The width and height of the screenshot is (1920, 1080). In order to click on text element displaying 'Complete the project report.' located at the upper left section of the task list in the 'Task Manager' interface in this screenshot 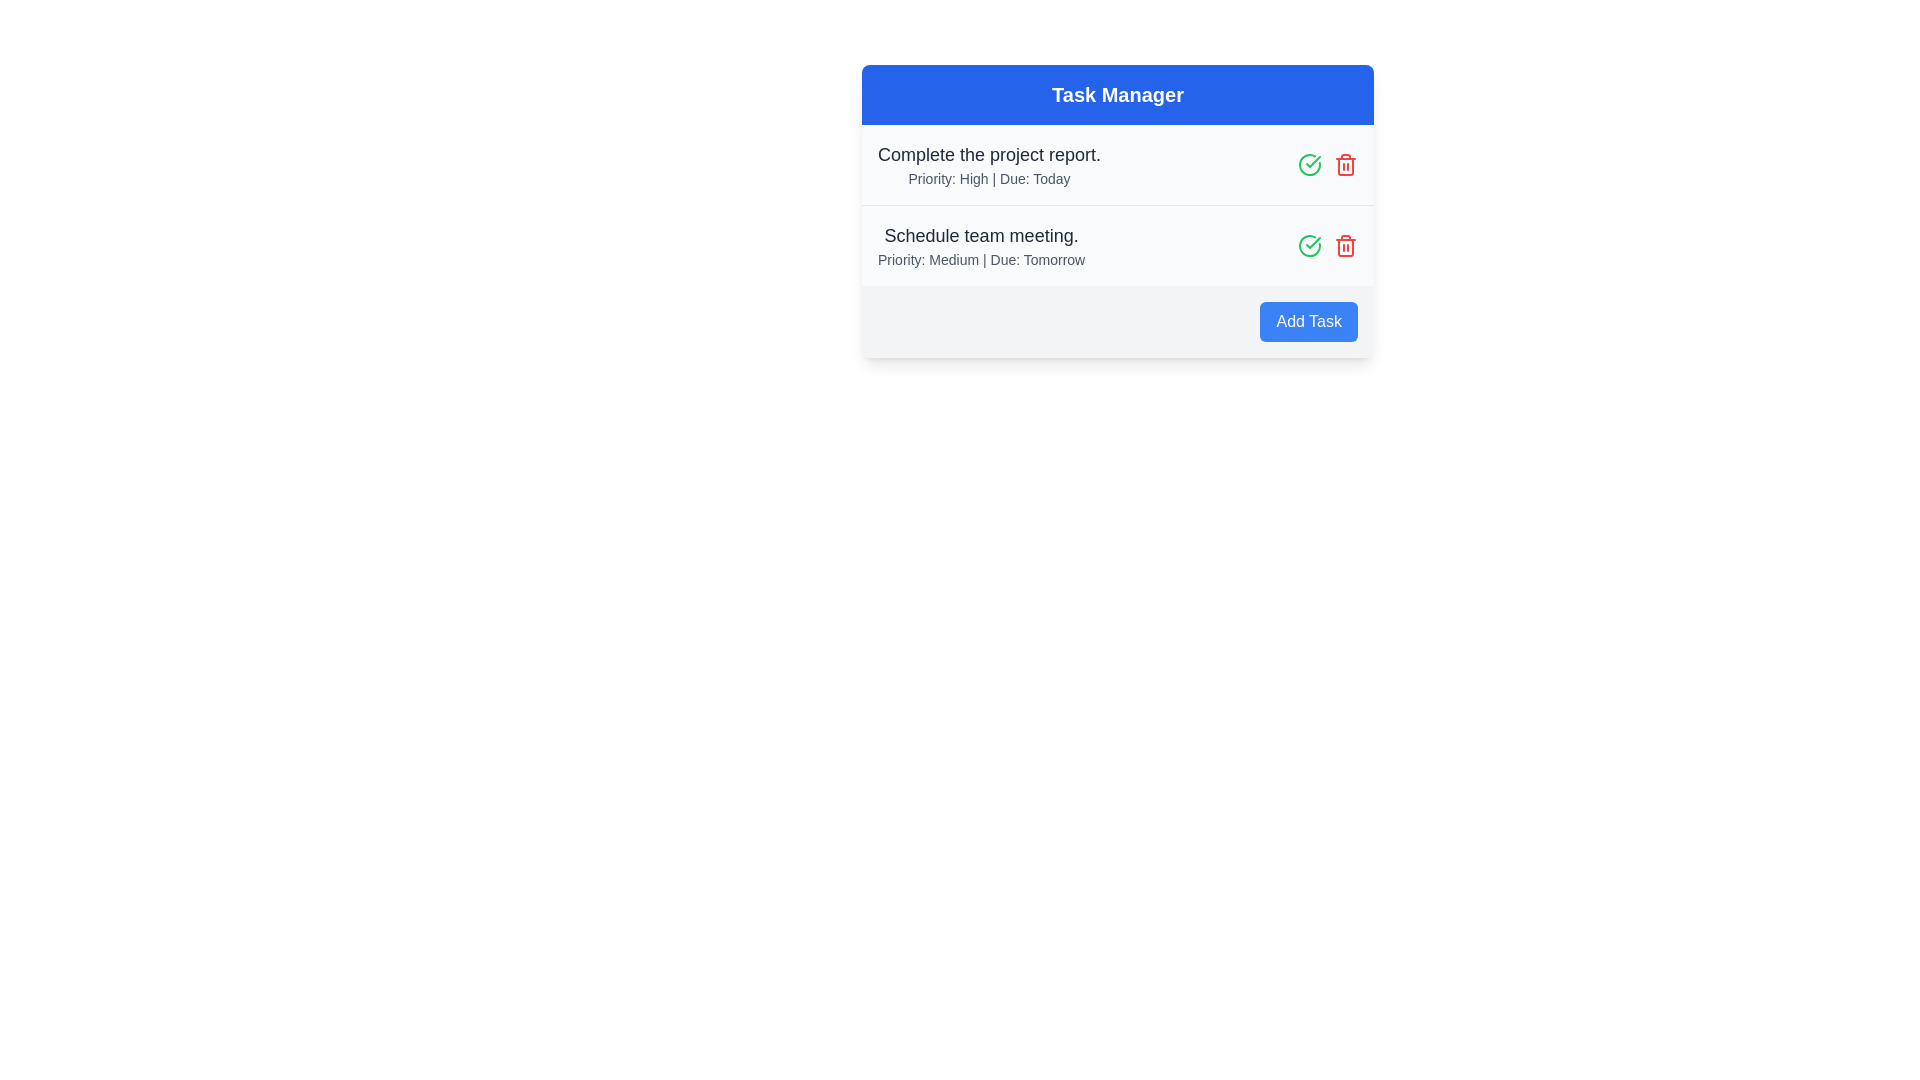, I will do `click(989, 153)`.